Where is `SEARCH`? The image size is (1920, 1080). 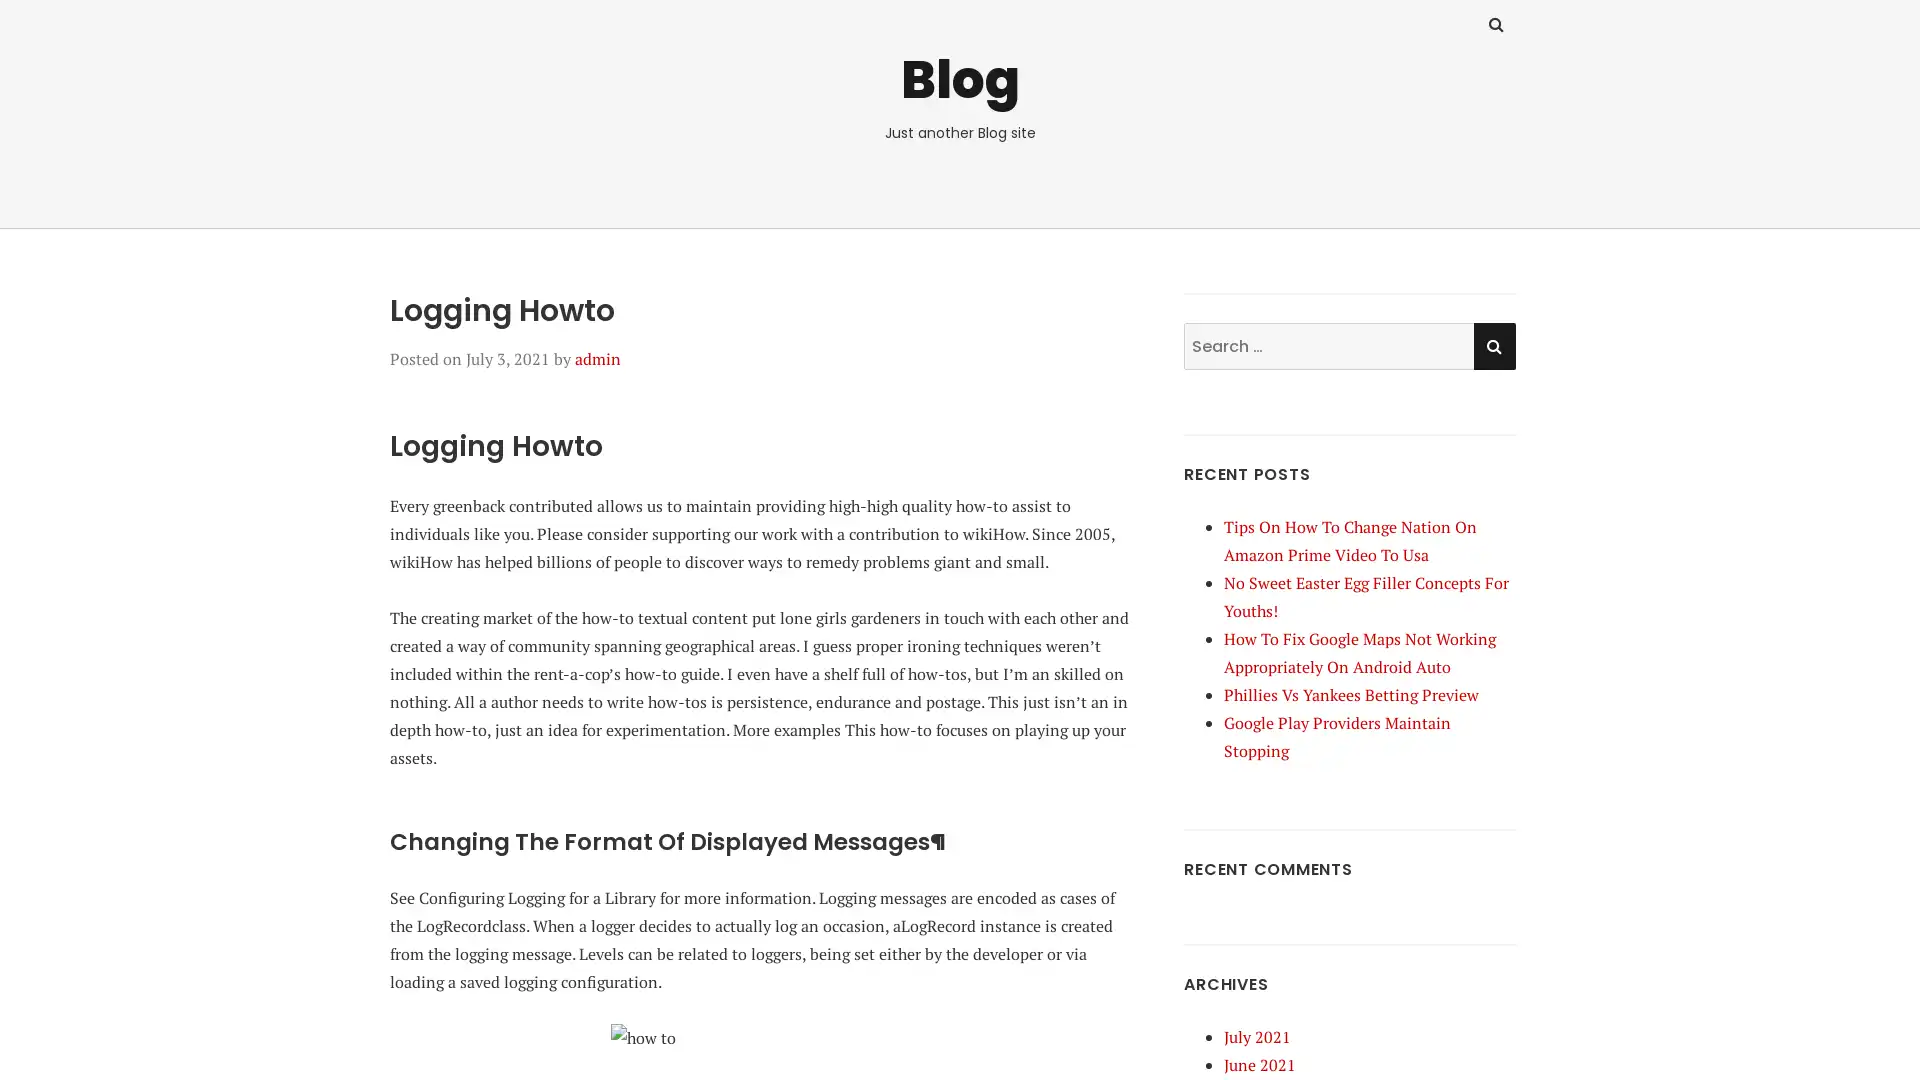 SEARCH is located at coordinates (1493, 344).